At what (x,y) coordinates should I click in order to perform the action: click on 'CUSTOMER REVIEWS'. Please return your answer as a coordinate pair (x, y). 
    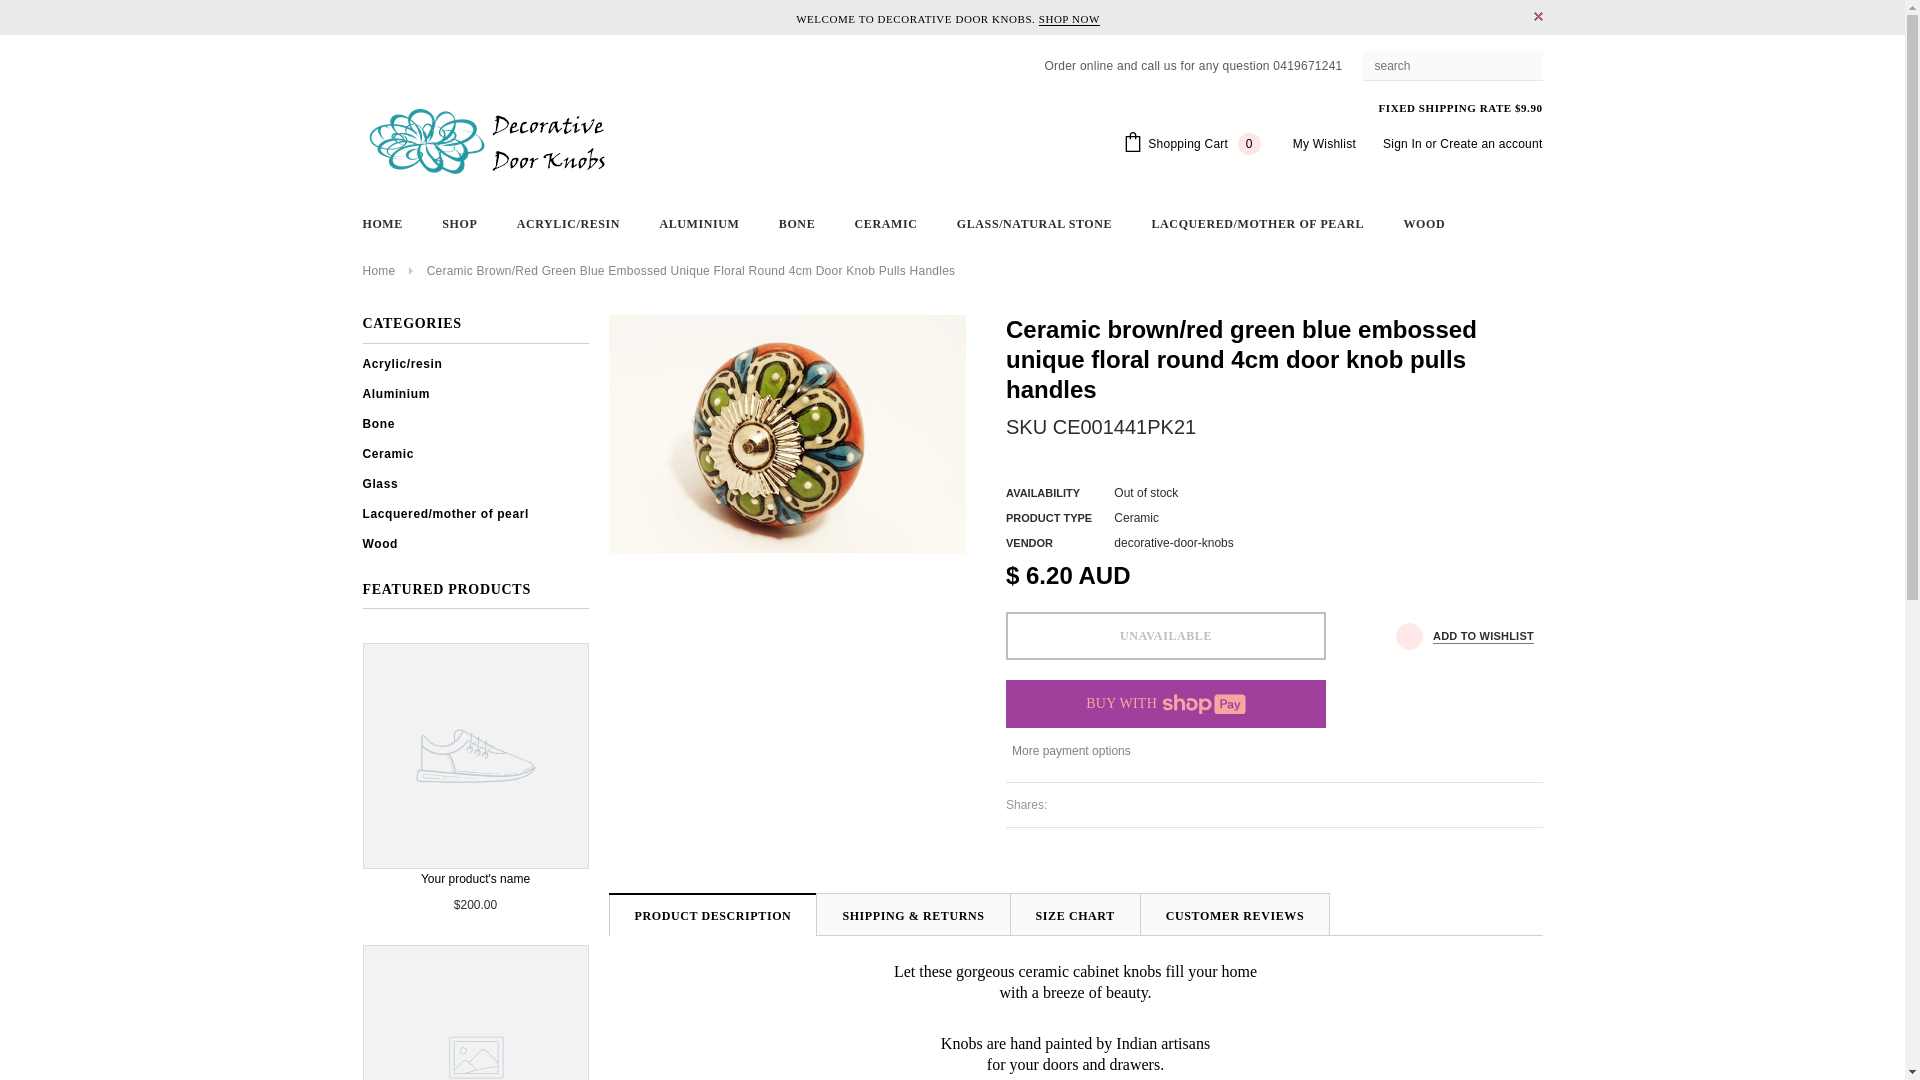
    Looking at the image, I should click on (1233, 914).